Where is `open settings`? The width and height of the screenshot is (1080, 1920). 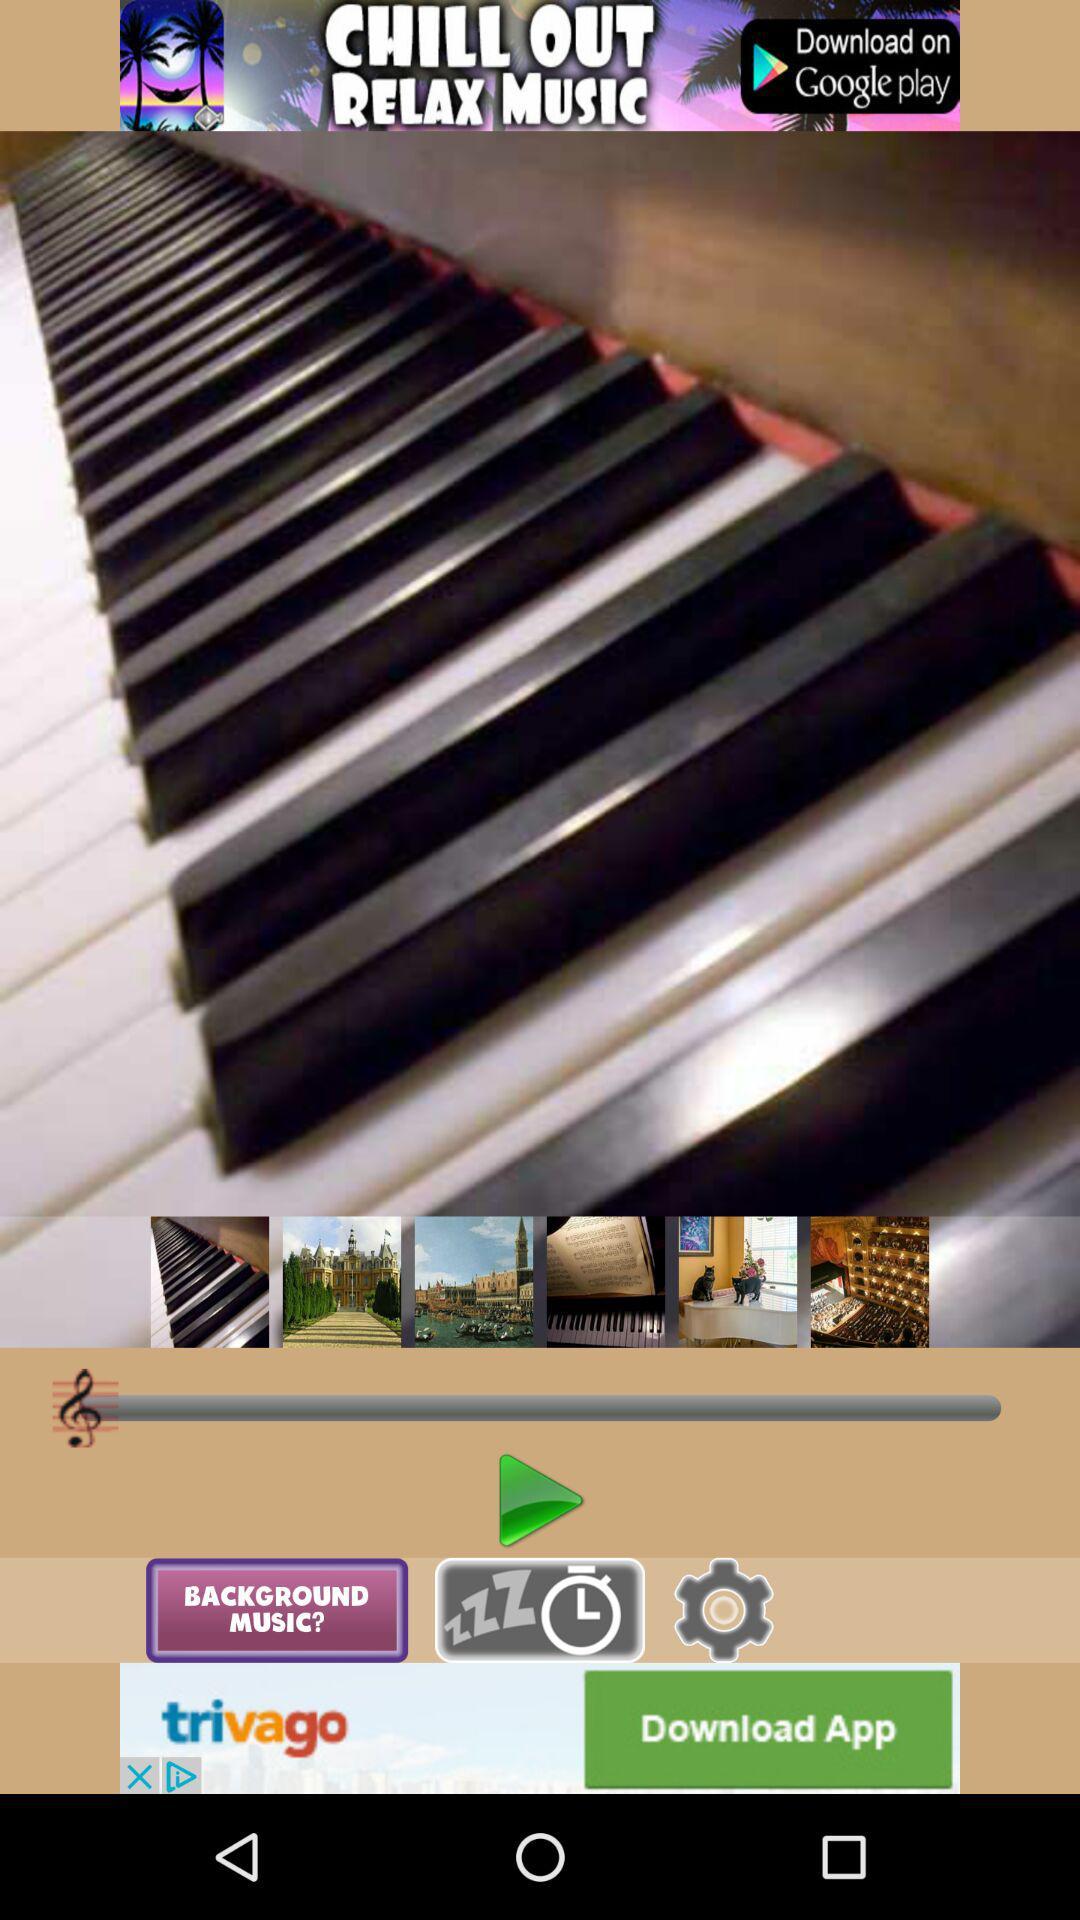
open settings is located at coordinates (723, 1610).